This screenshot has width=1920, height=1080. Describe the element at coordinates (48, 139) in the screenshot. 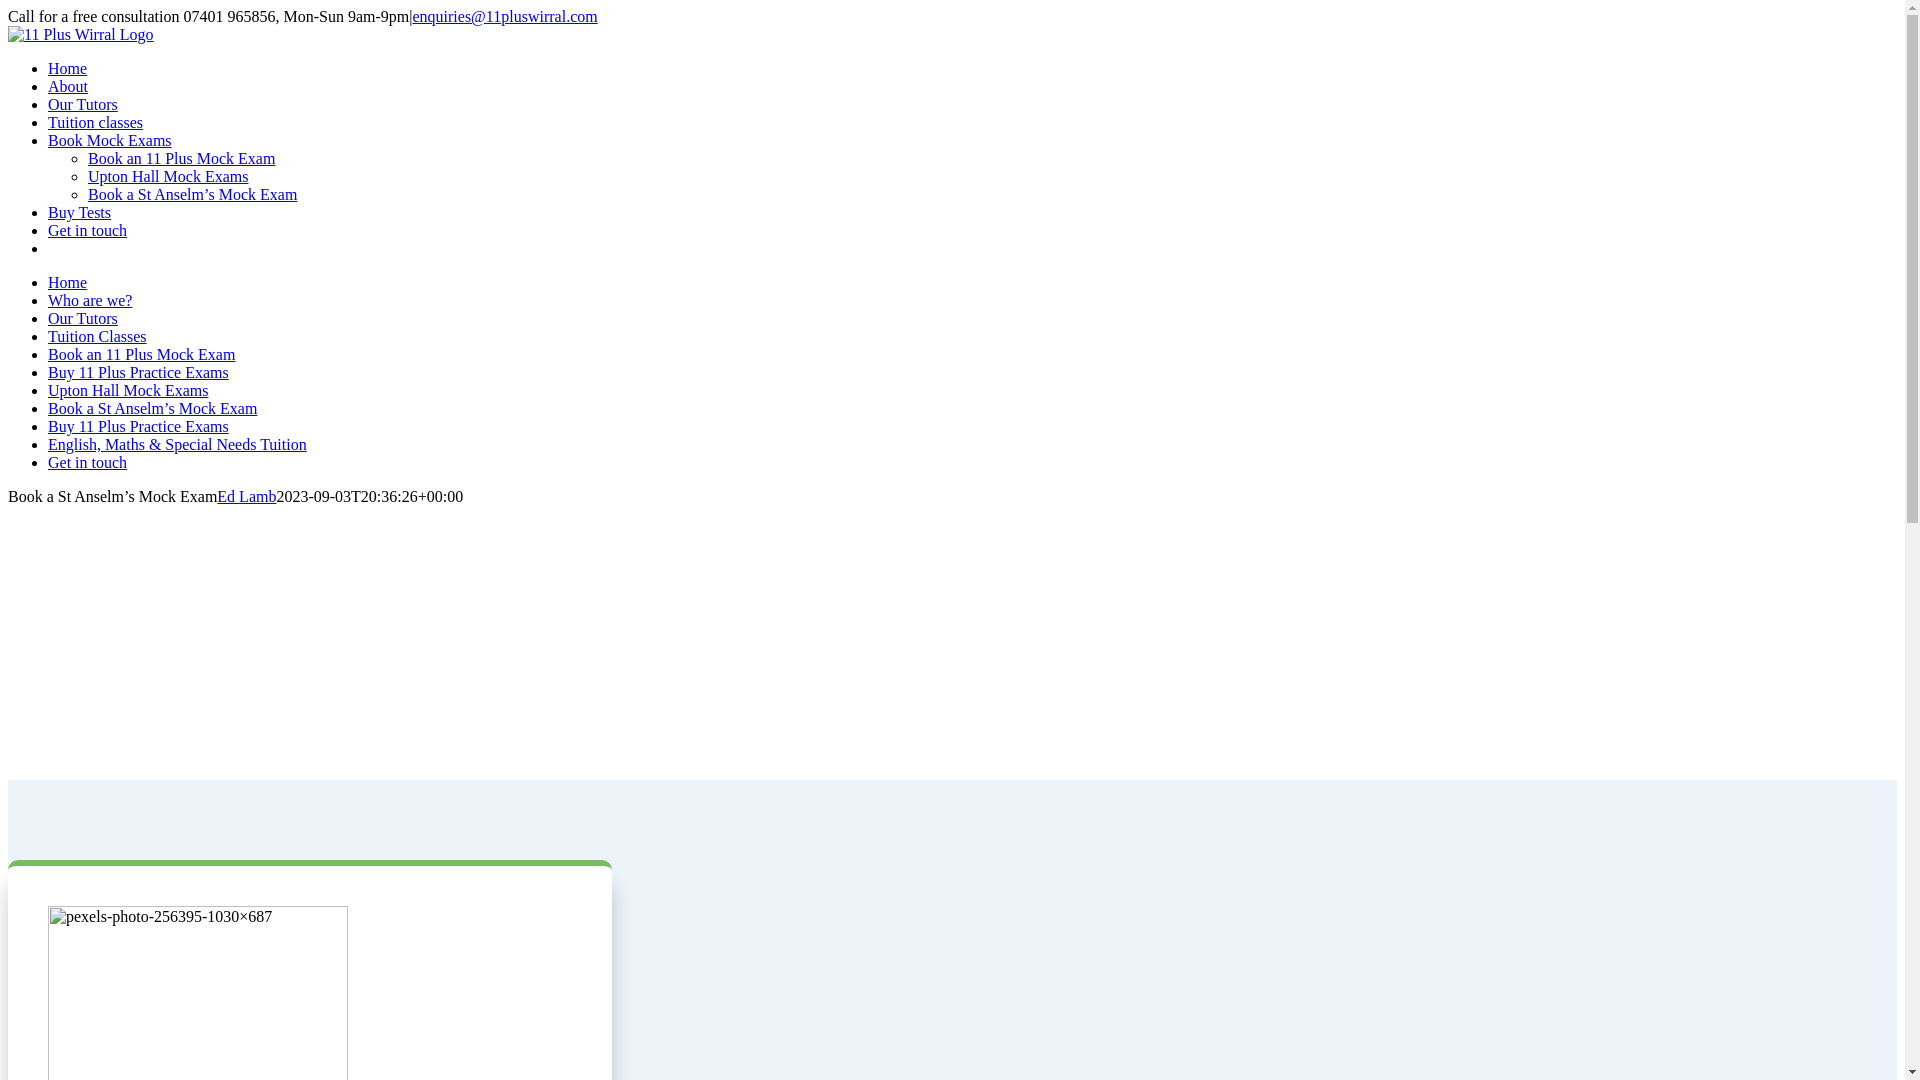

I see `'Book Mock Exams'` at that location.